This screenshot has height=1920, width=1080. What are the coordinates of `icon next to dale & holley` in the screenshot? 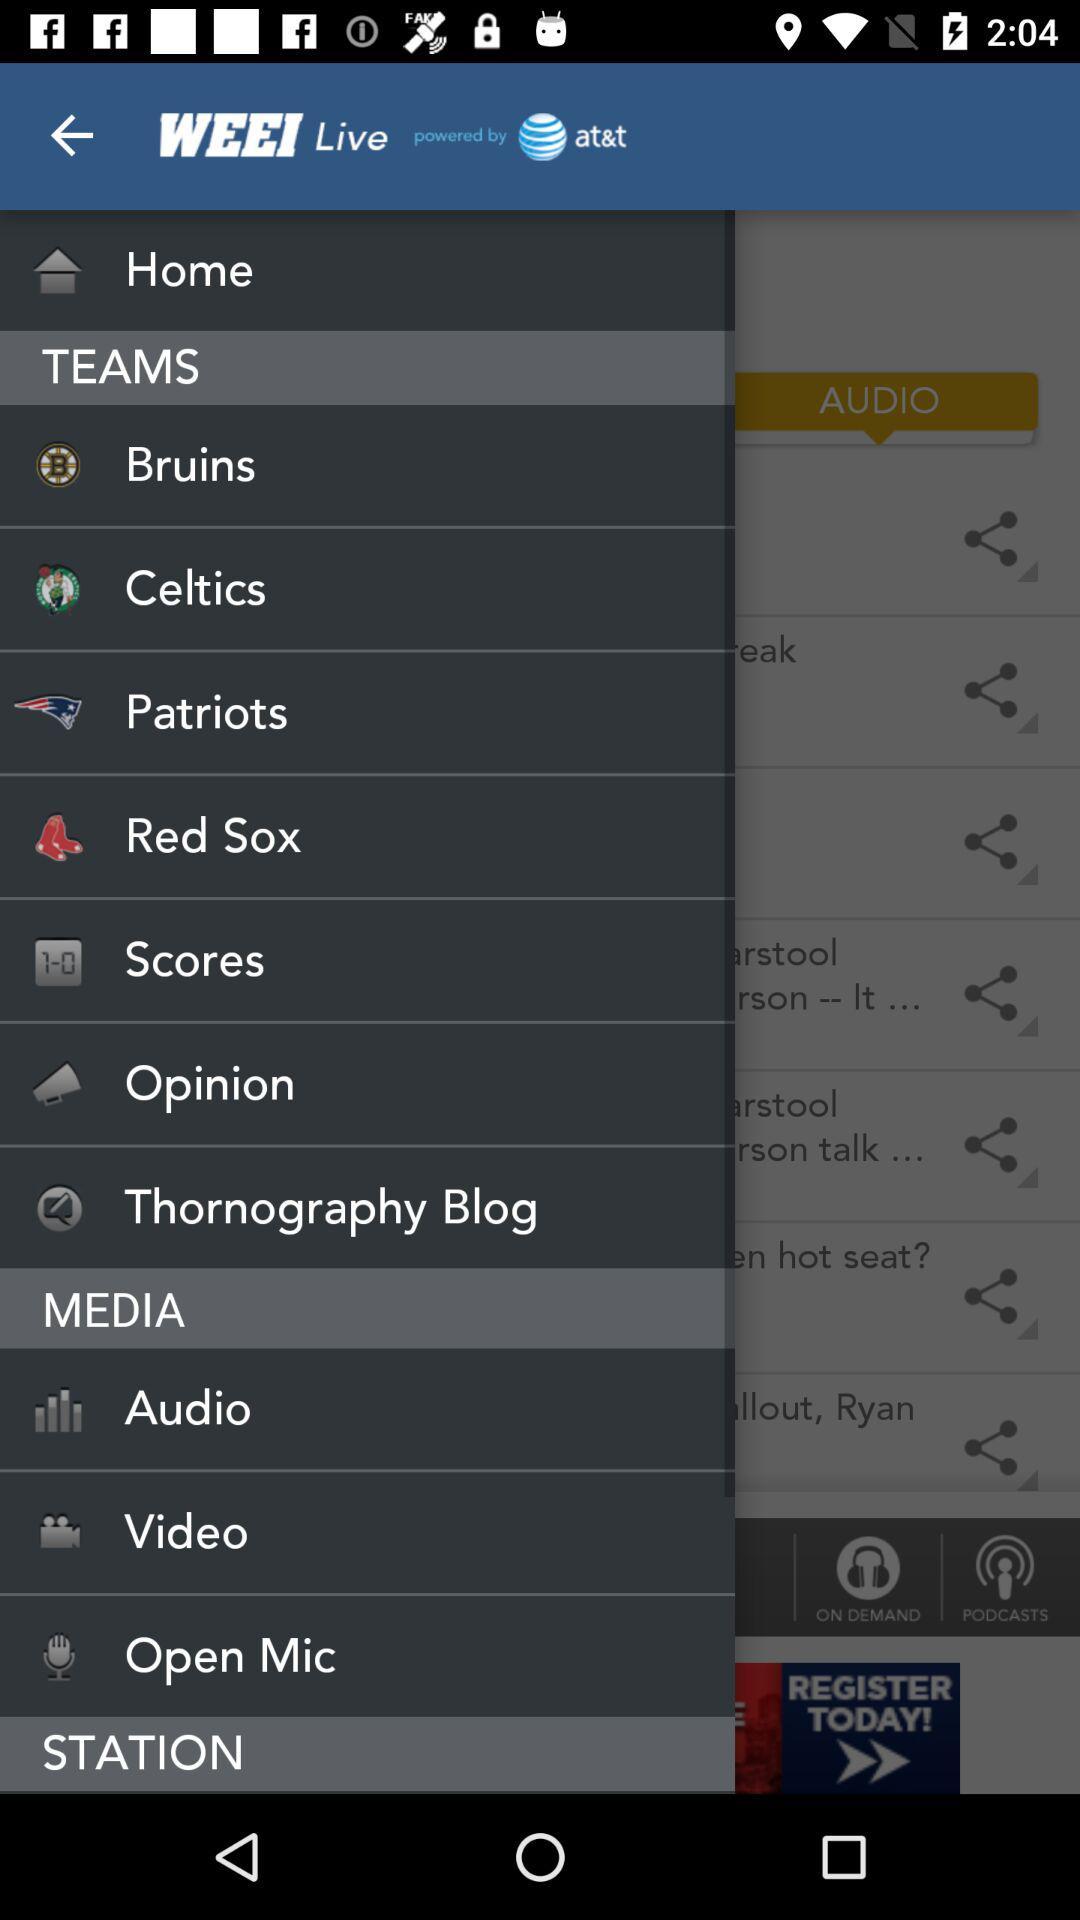 It's located at (866, 1576).